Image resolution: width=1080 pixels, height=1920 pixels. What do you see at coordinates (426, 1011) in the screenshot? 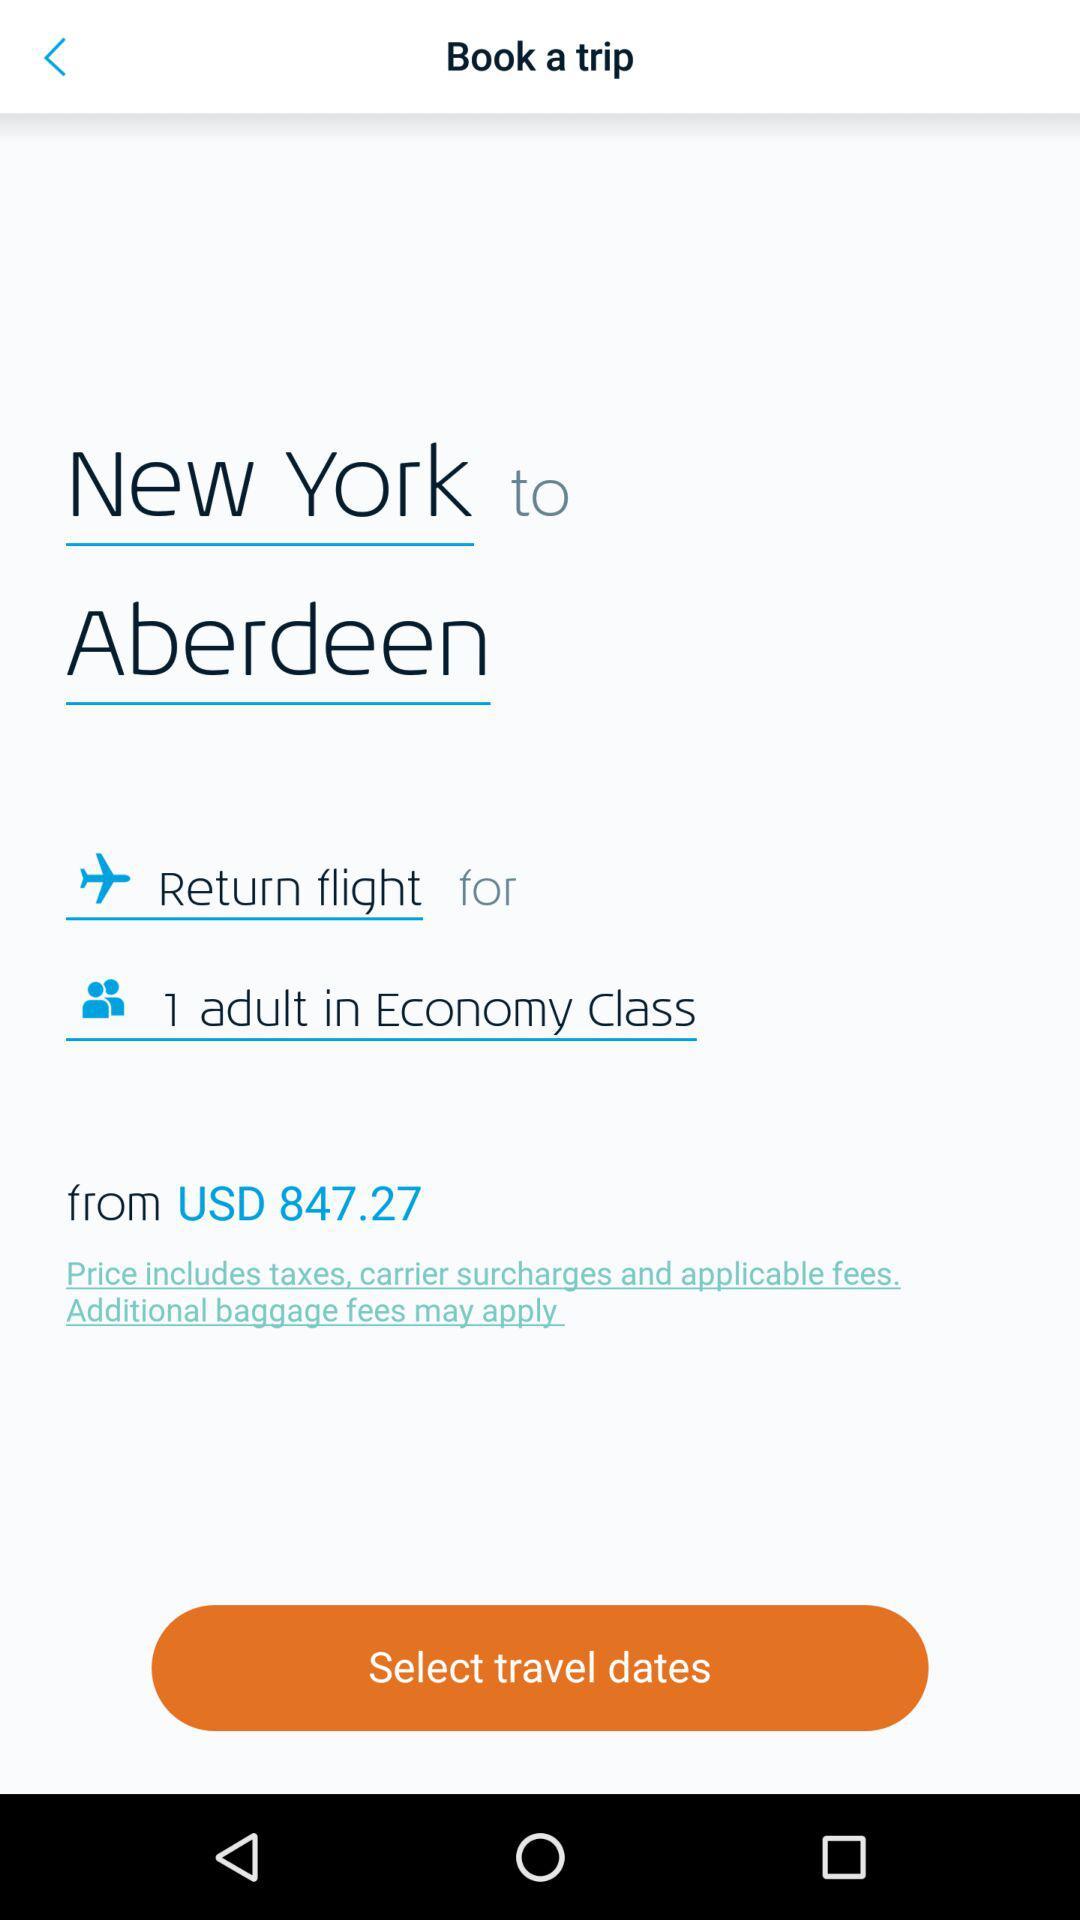
I see `item above from icon` at bounding box center [426, 1011].